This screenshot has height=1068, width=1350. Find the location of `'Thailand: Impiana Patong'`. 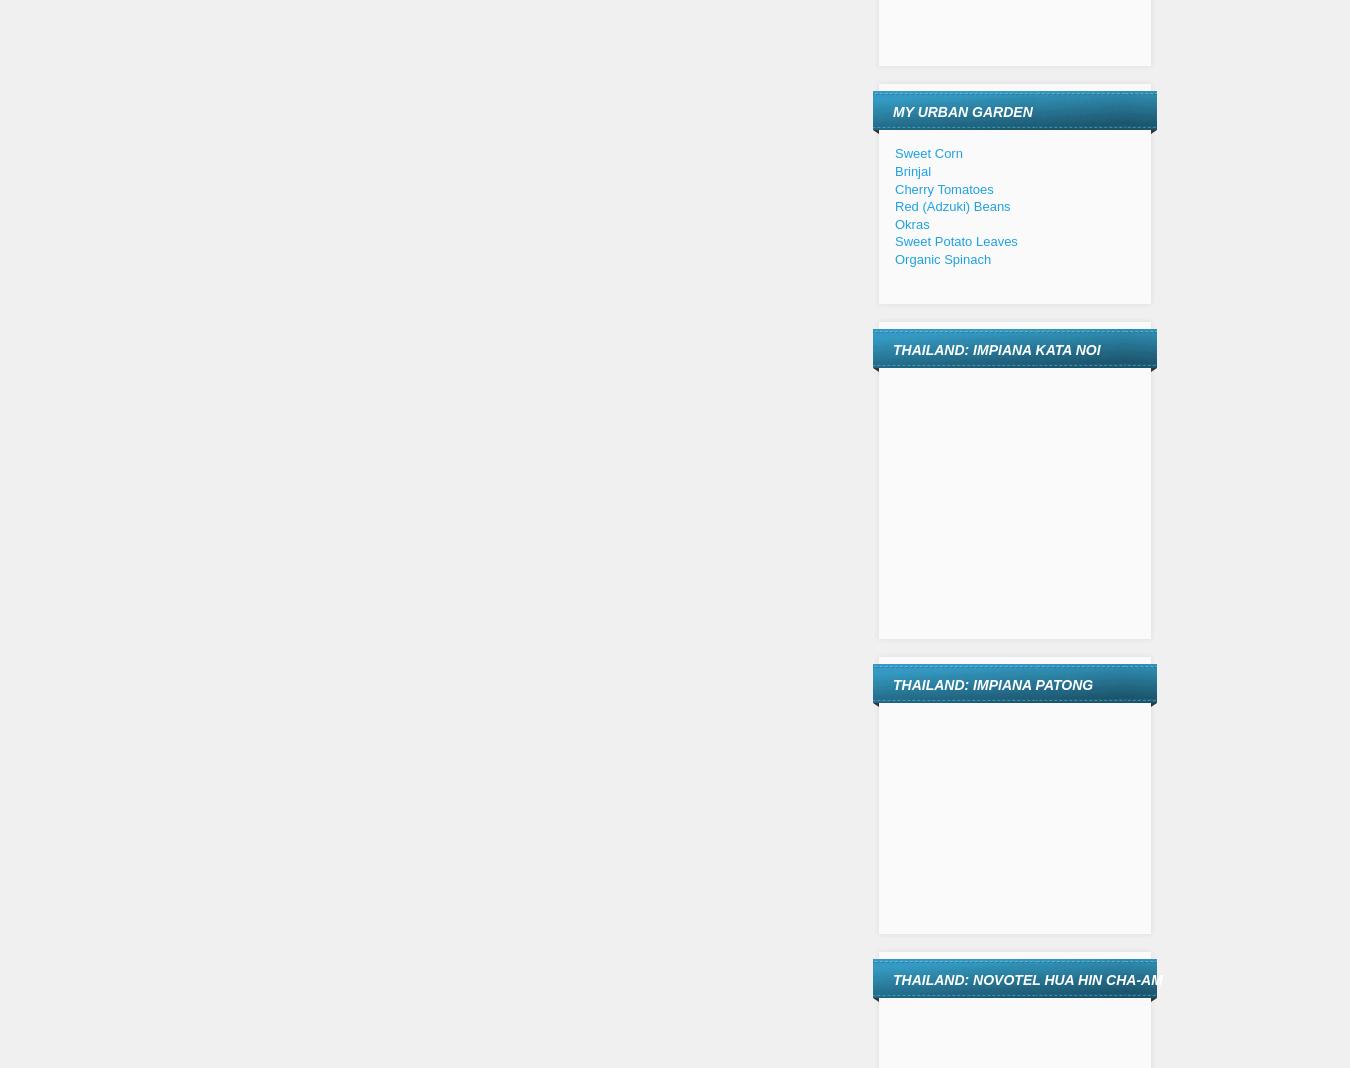

'Thailand: Impiana Patong' is located at coordinates (992, 685).